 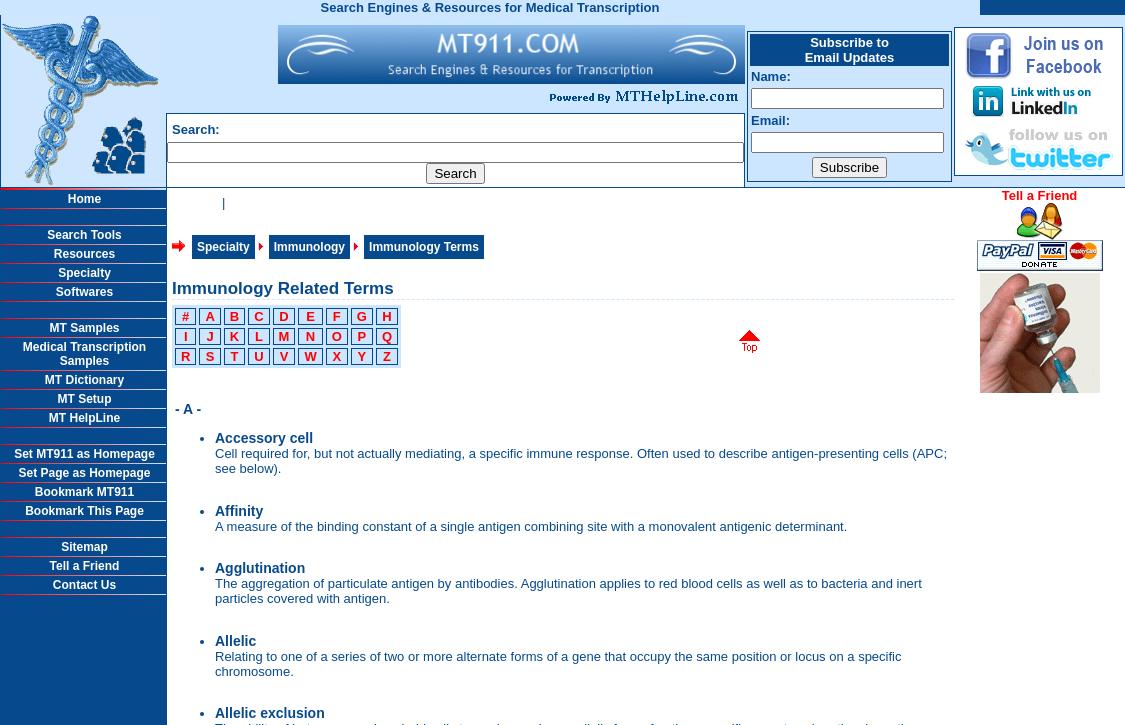 I want to click on 'Cell required for, but not actually mediating, a specific immune response. Often used to describe antigen-presenting cells (APC; see below).', so click(x=580, y=460).